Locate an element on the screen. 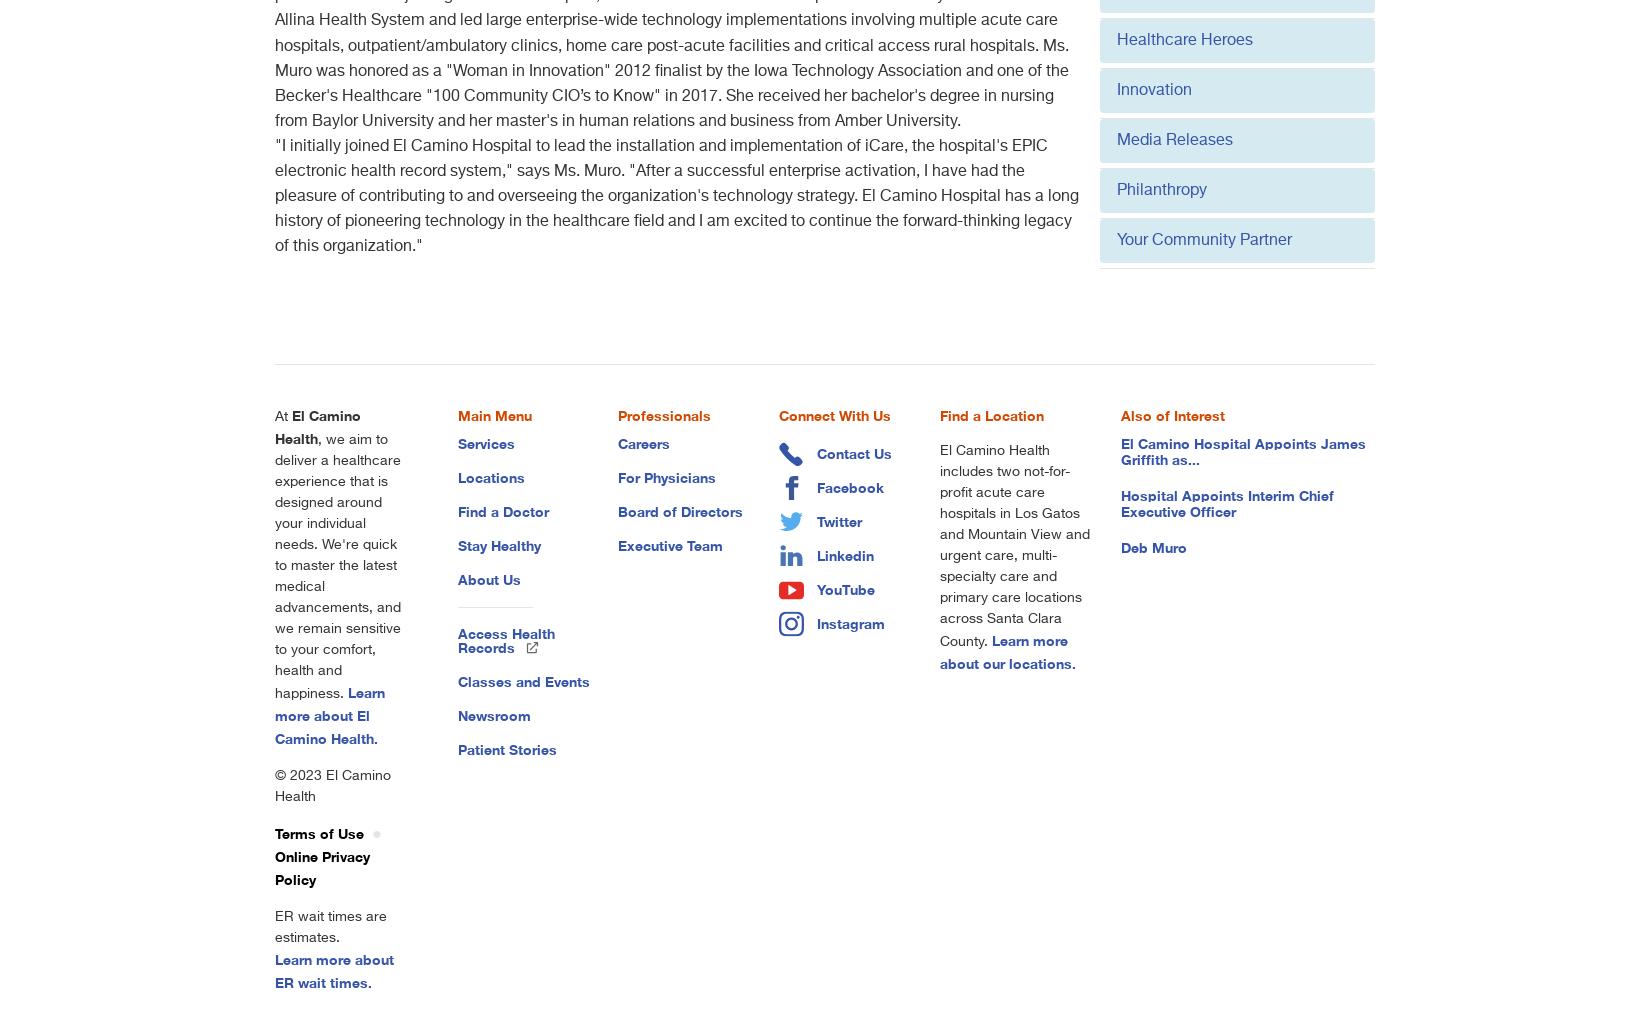 This screenshot has height=1010, width=1650. 'Deb Muro' is located at coordinates (1153, 546).